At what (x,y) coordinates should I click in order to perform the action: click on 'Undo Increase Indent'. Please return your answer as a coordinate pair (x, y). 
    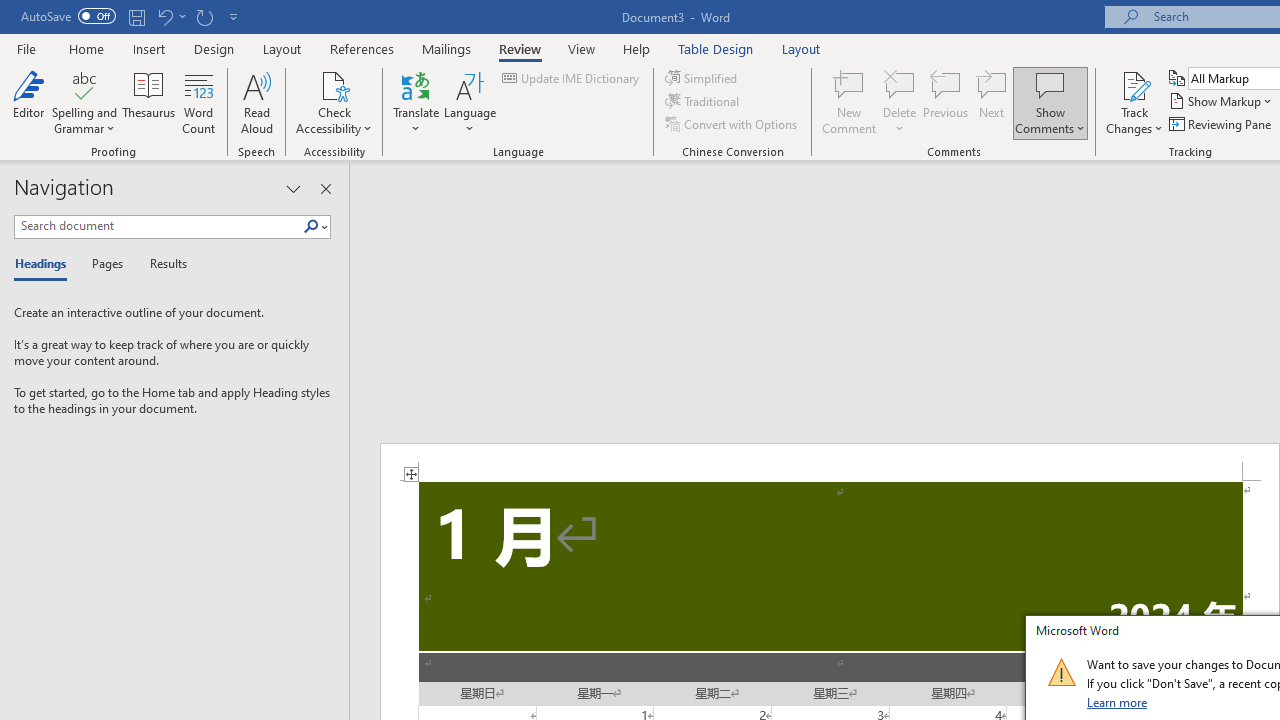
    Looking at the image, I should click on (164, 16).